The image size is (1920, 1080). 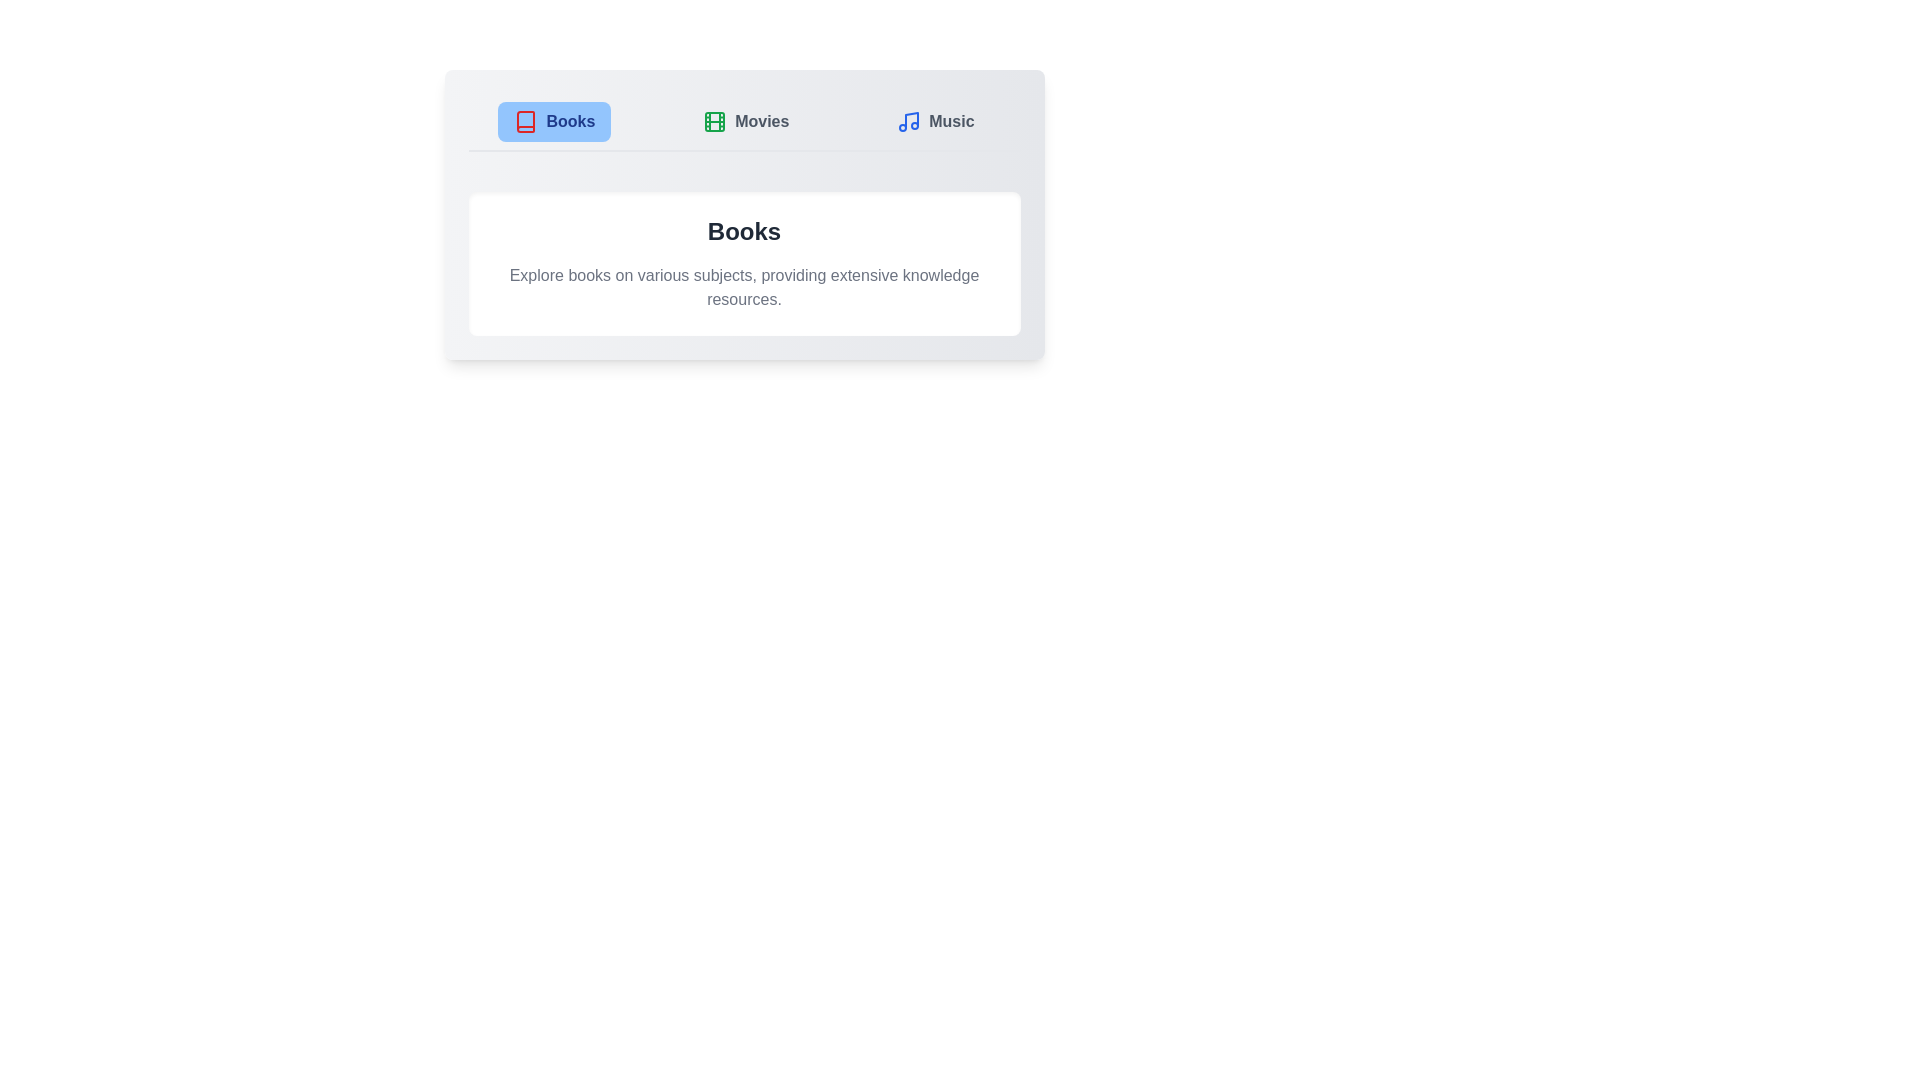 What do you see at coordinates (745, 122) in the screenshot?
I see `the Movies tab to switch its content` at bounding box center [745, 122].